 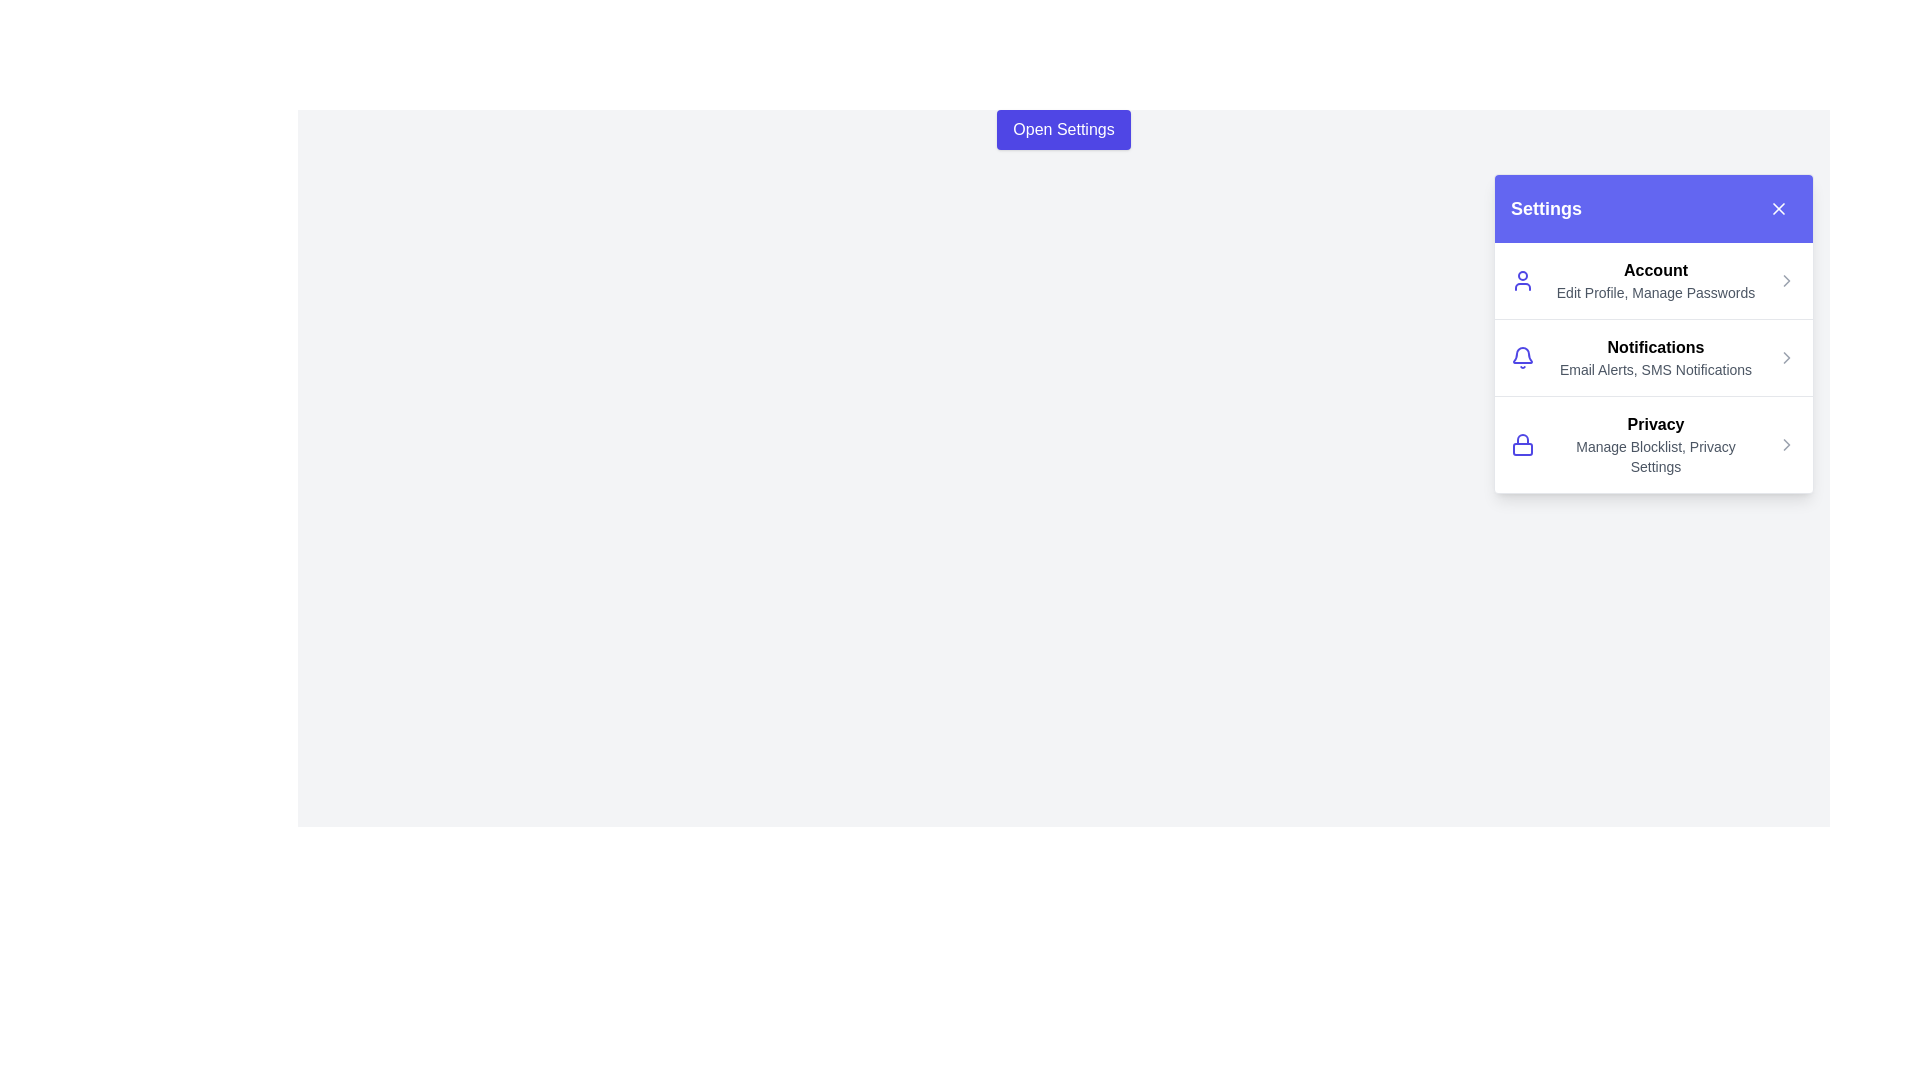 I want to click on the clickable arrow icon at the end of the 'Notifications' row in the settings menu, so click(x=1786, y=357).